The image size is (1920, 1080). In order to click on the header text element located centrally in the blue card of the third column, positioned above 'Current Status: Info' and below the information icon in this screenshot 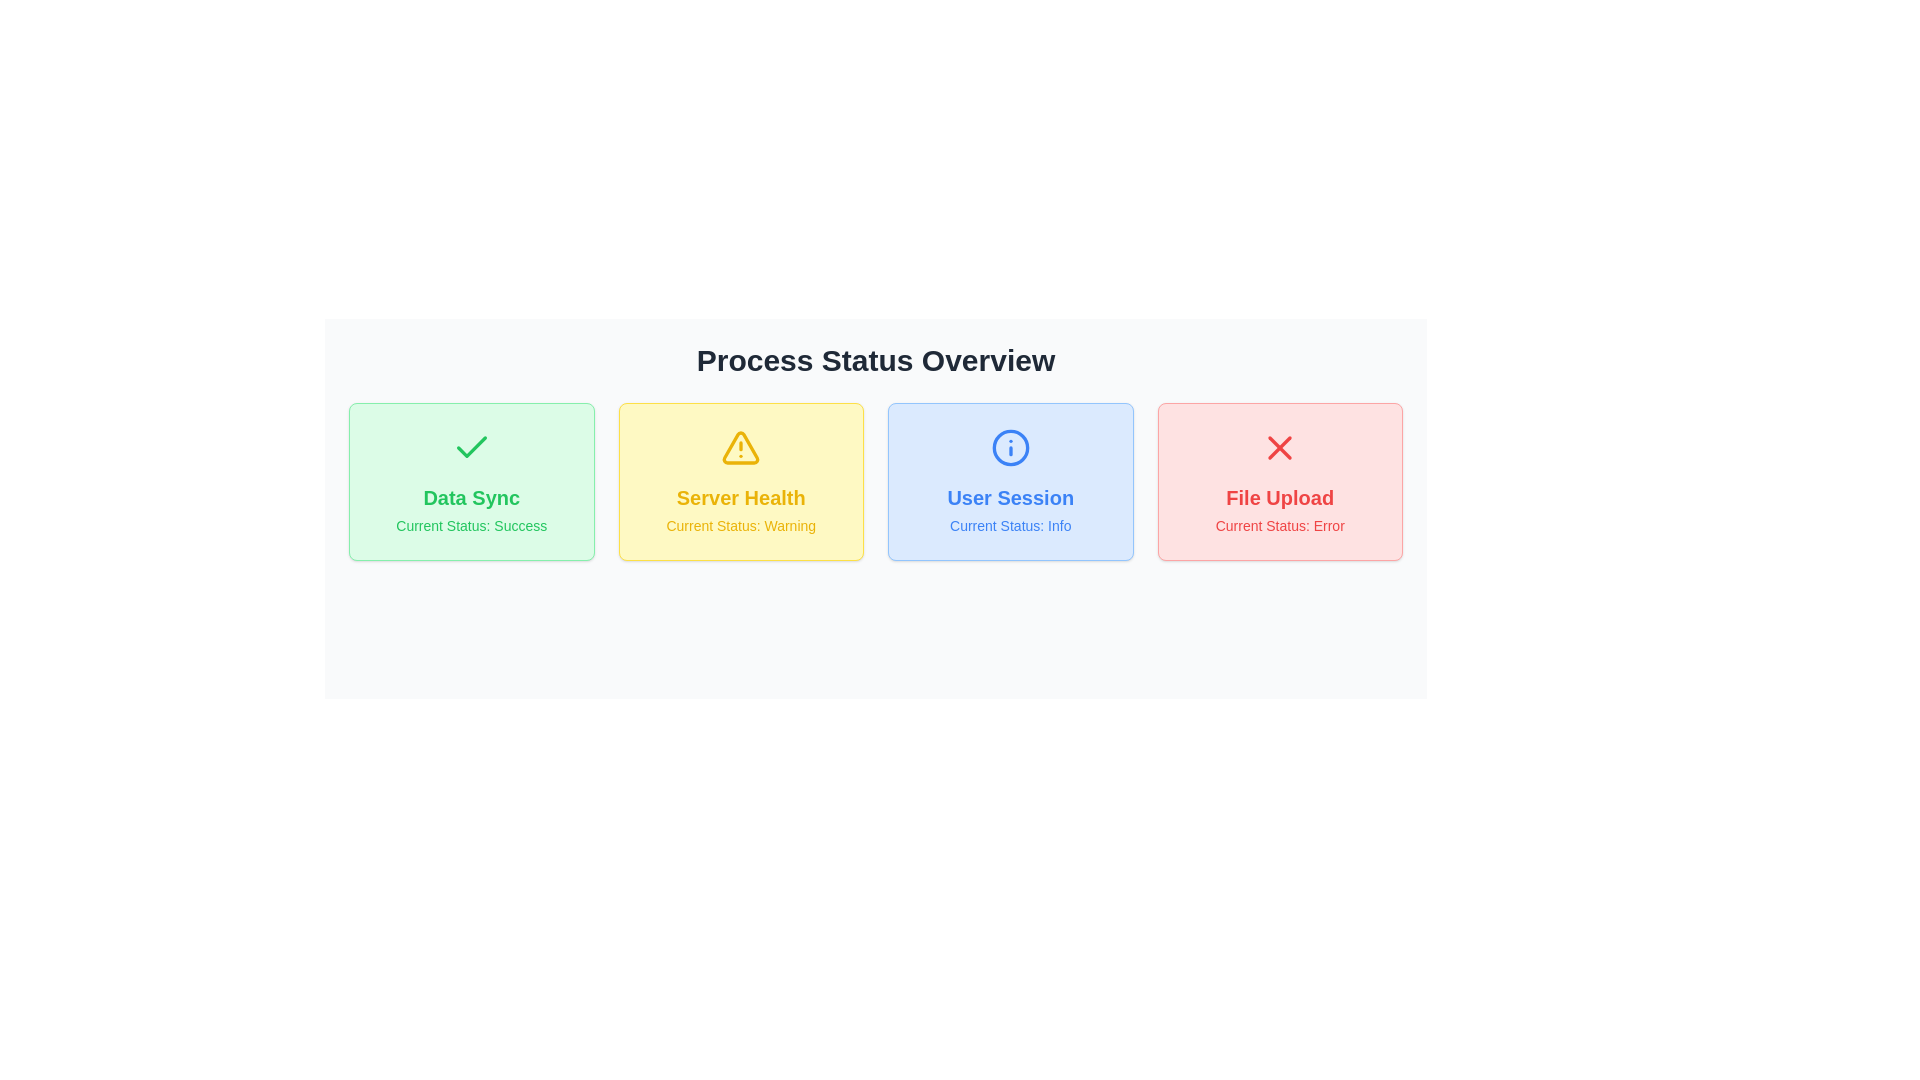, I will do `click(1010, 496)`.